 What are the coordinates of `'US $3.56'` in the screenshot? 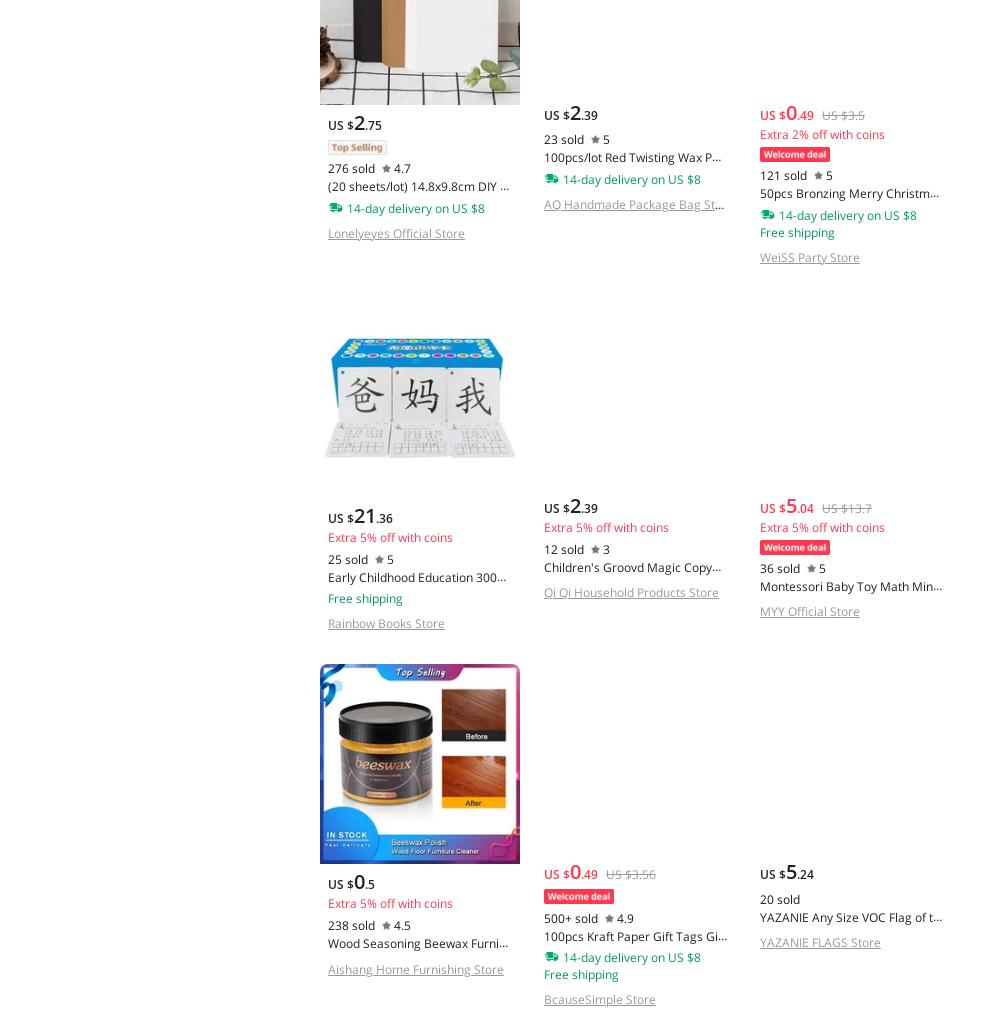 It's located at (630, 873).